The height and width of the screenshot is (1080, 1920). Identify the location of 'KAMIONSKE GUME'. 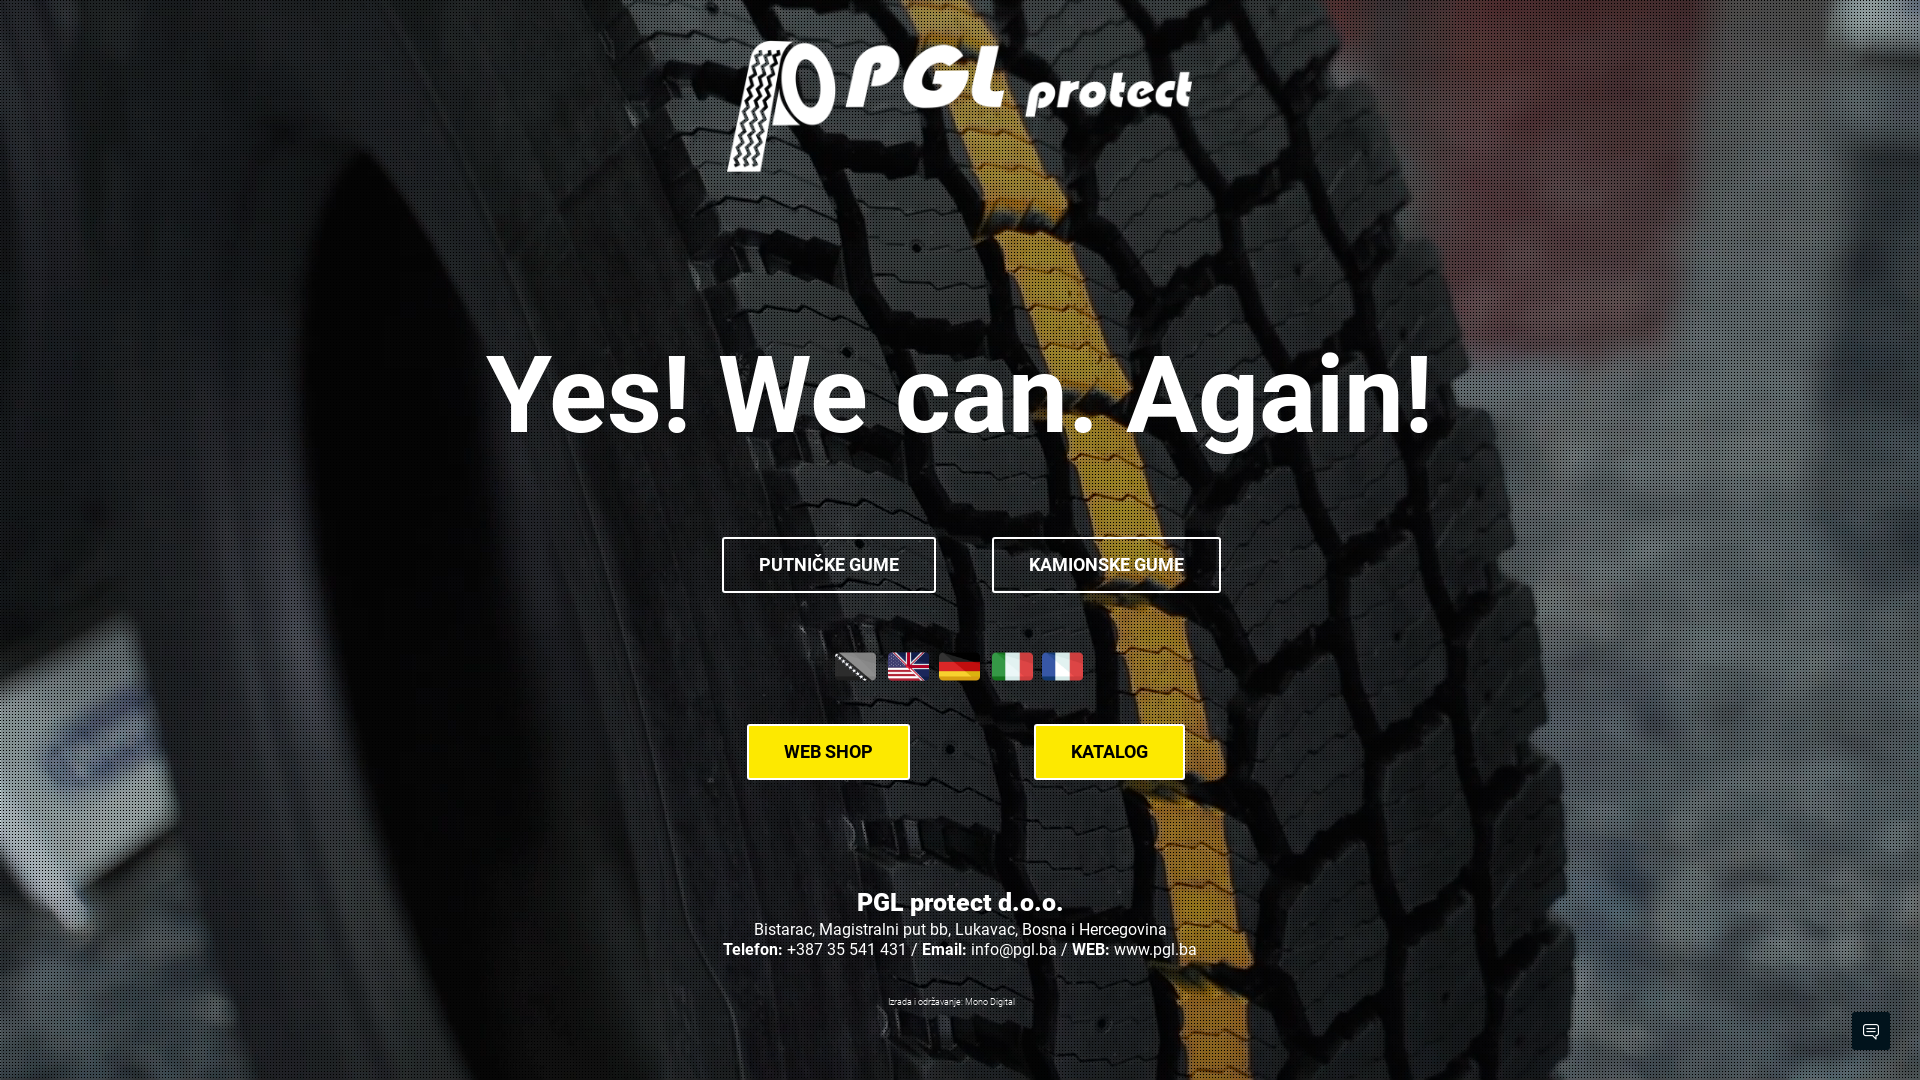
(1105, 564).